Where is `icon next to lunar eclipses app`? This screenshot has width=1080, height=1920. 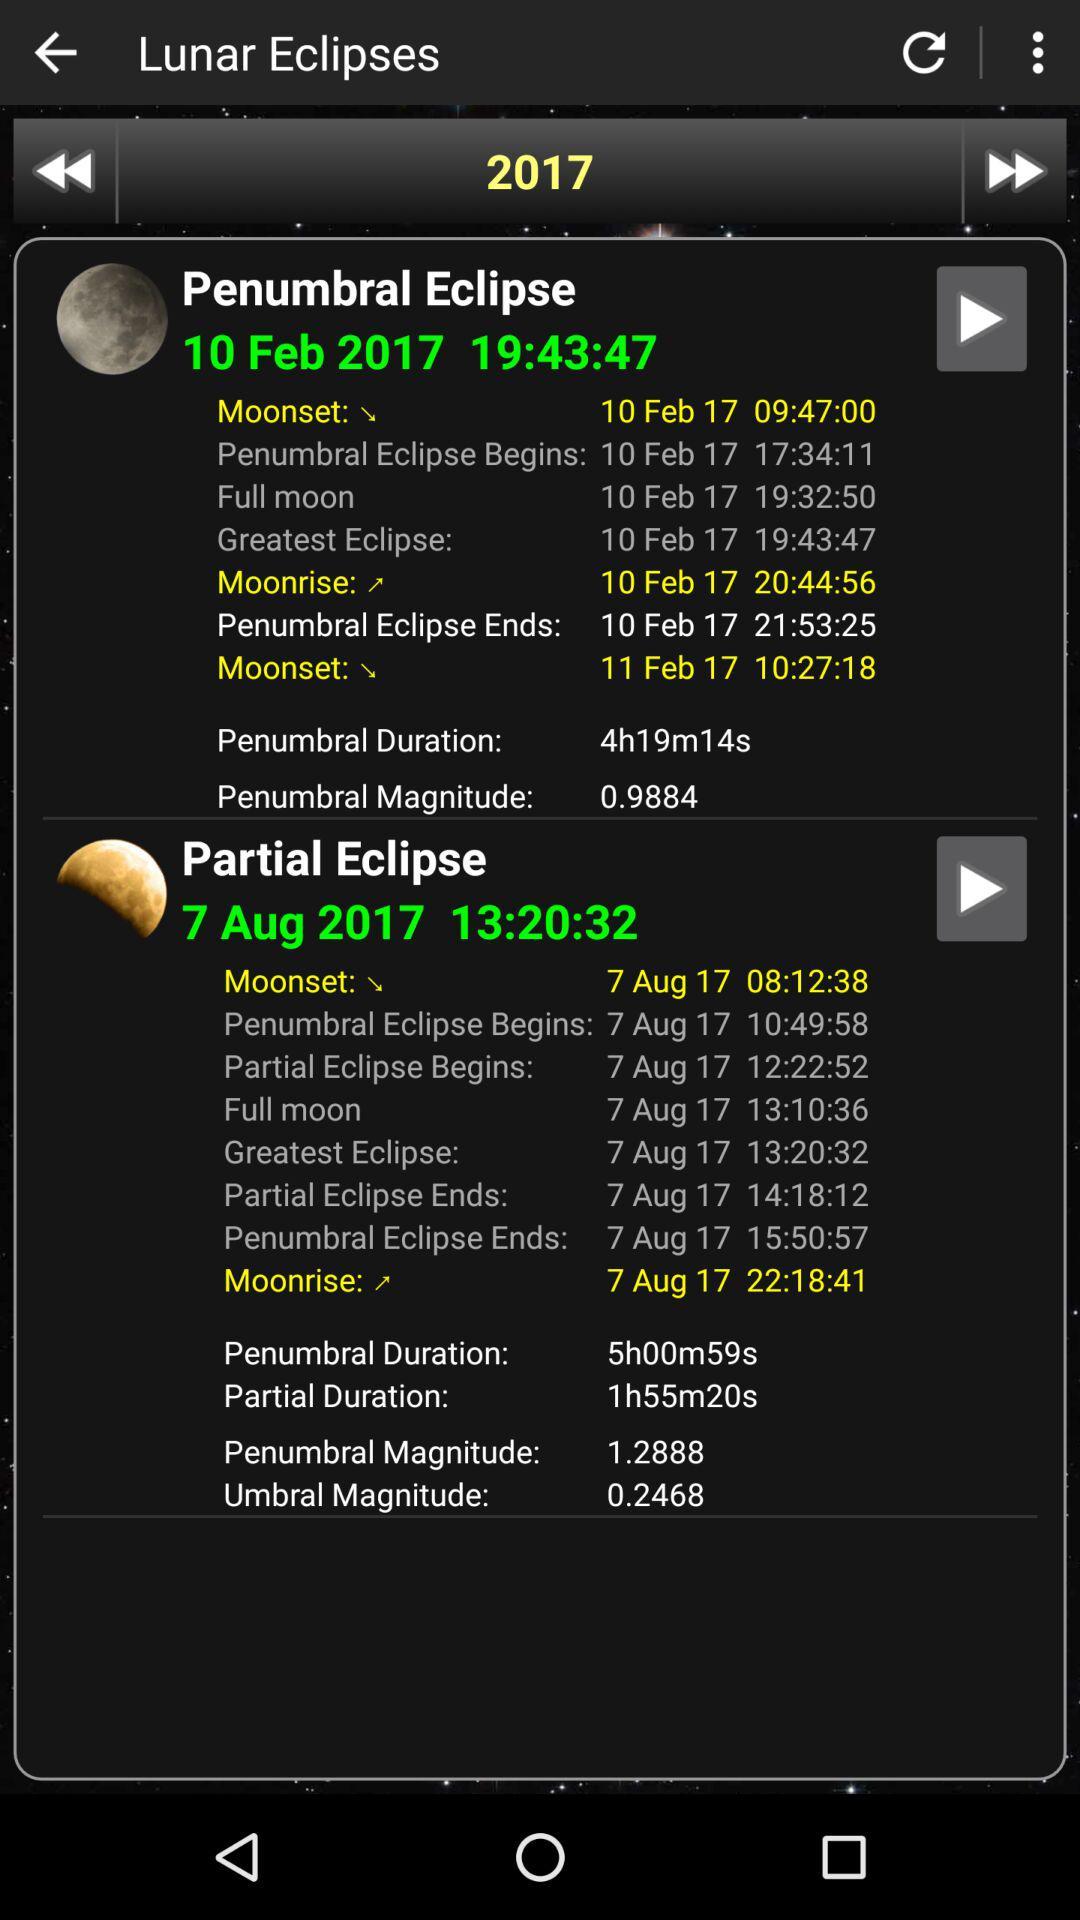 icon next to lunar eclipses app is located at coordinates (54, 52).